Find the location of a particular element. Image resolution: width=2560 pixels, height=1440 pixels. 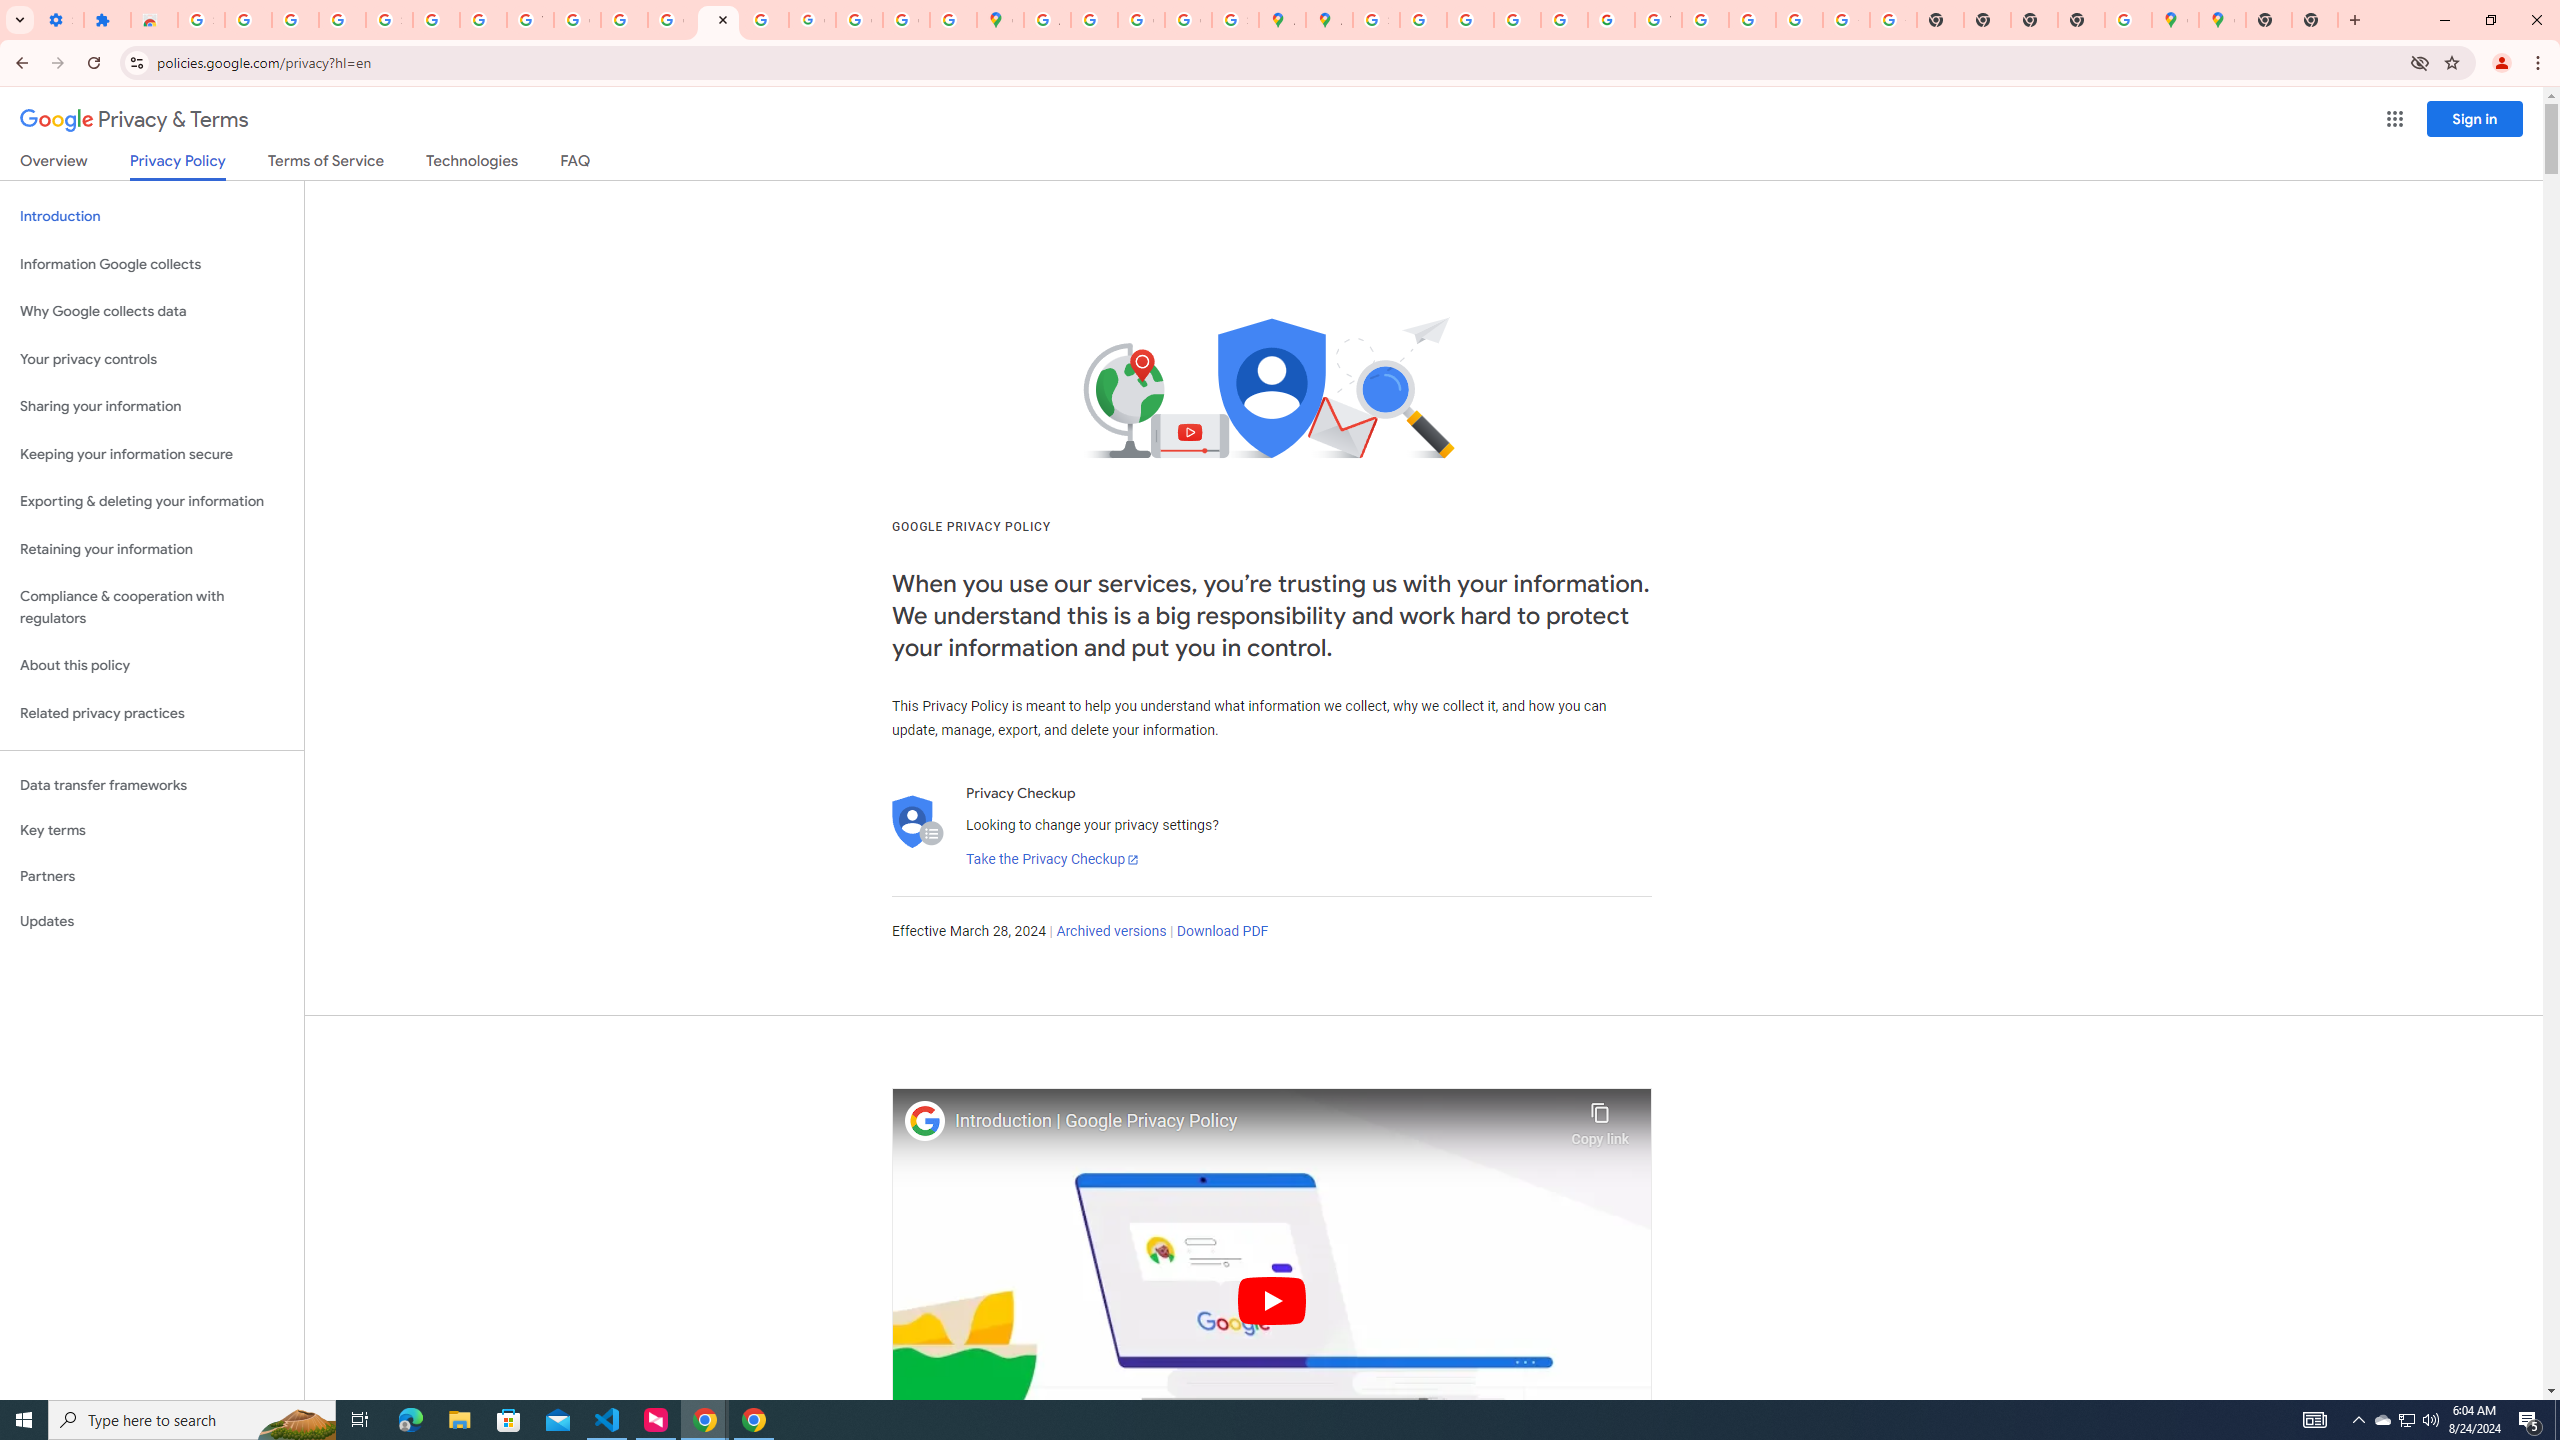

'Photo image of Google' is located at coordinates (925, 1119).